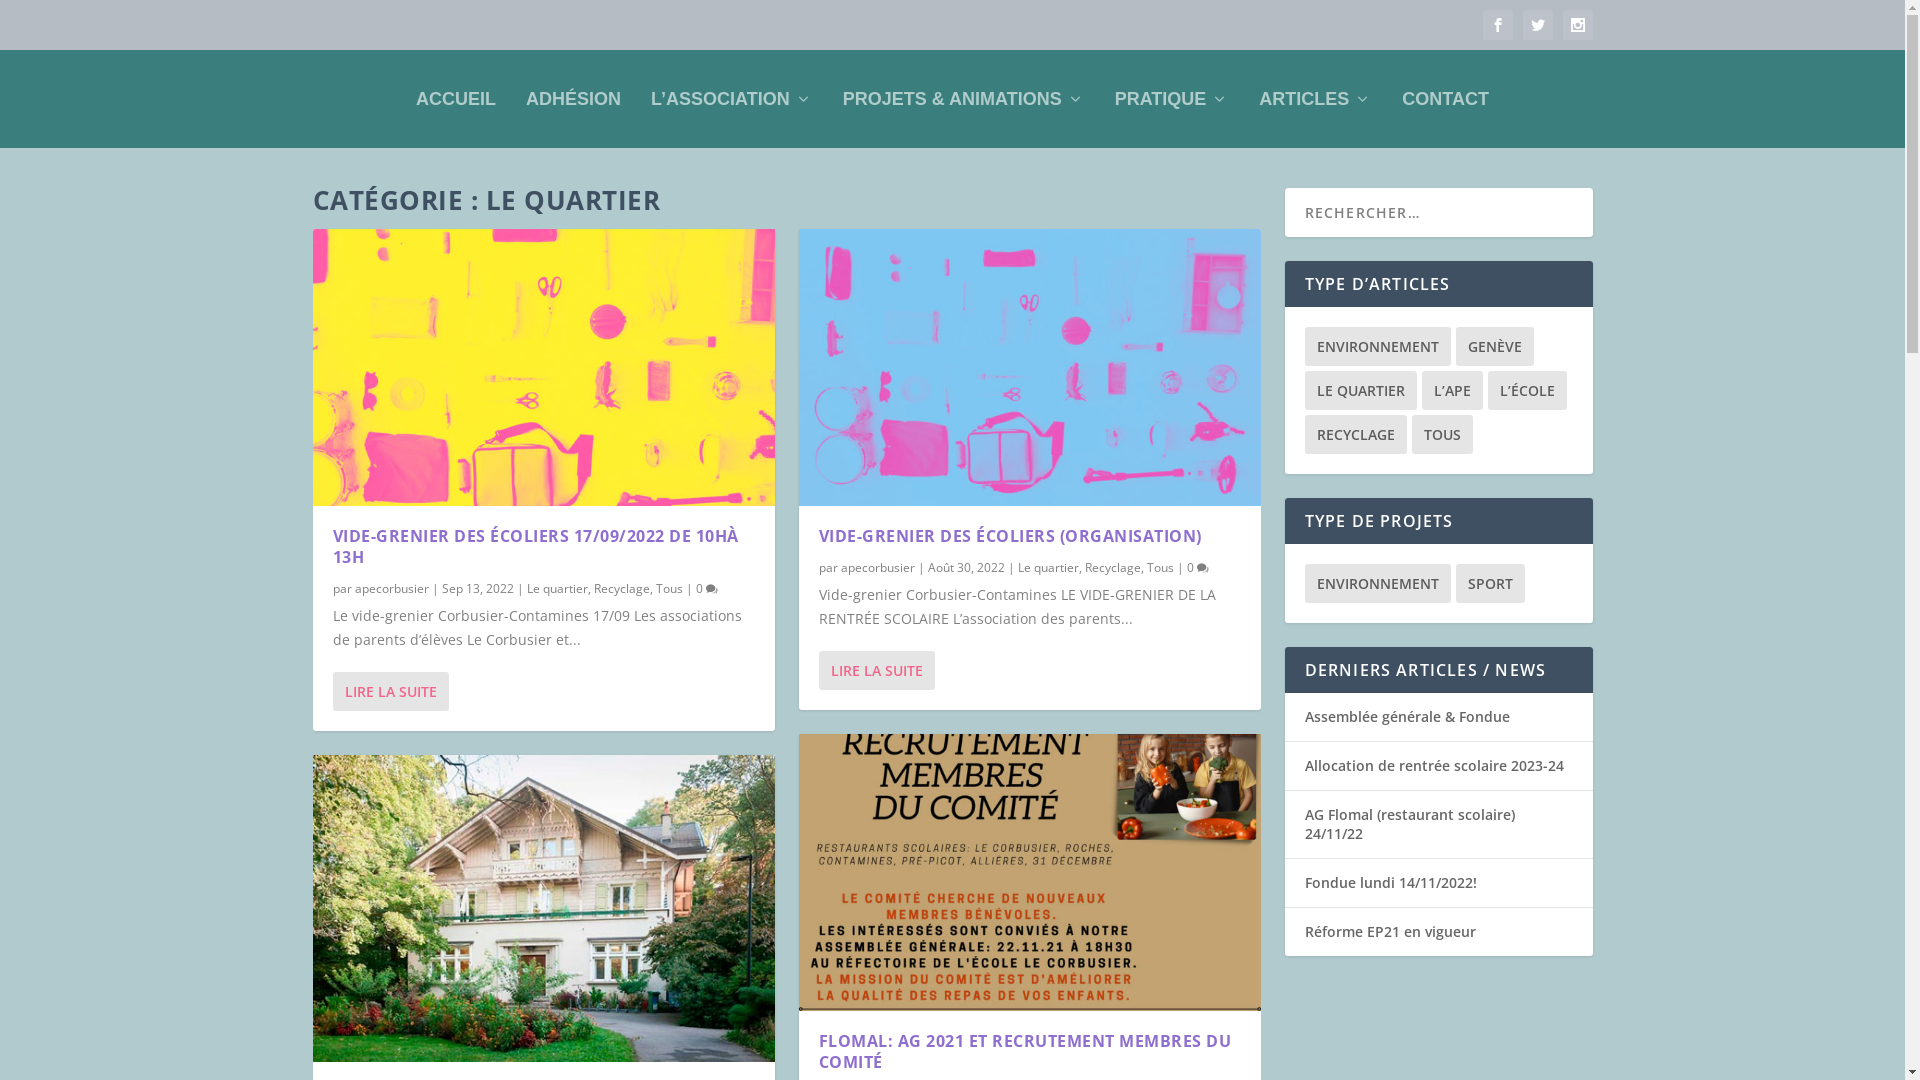 This screenshot has width=1920, height=1080. What do you see at coordinates (1359, 390) in the screenshot?
I see `'LE QUARTIER'` at bounding box center [1359, 390].